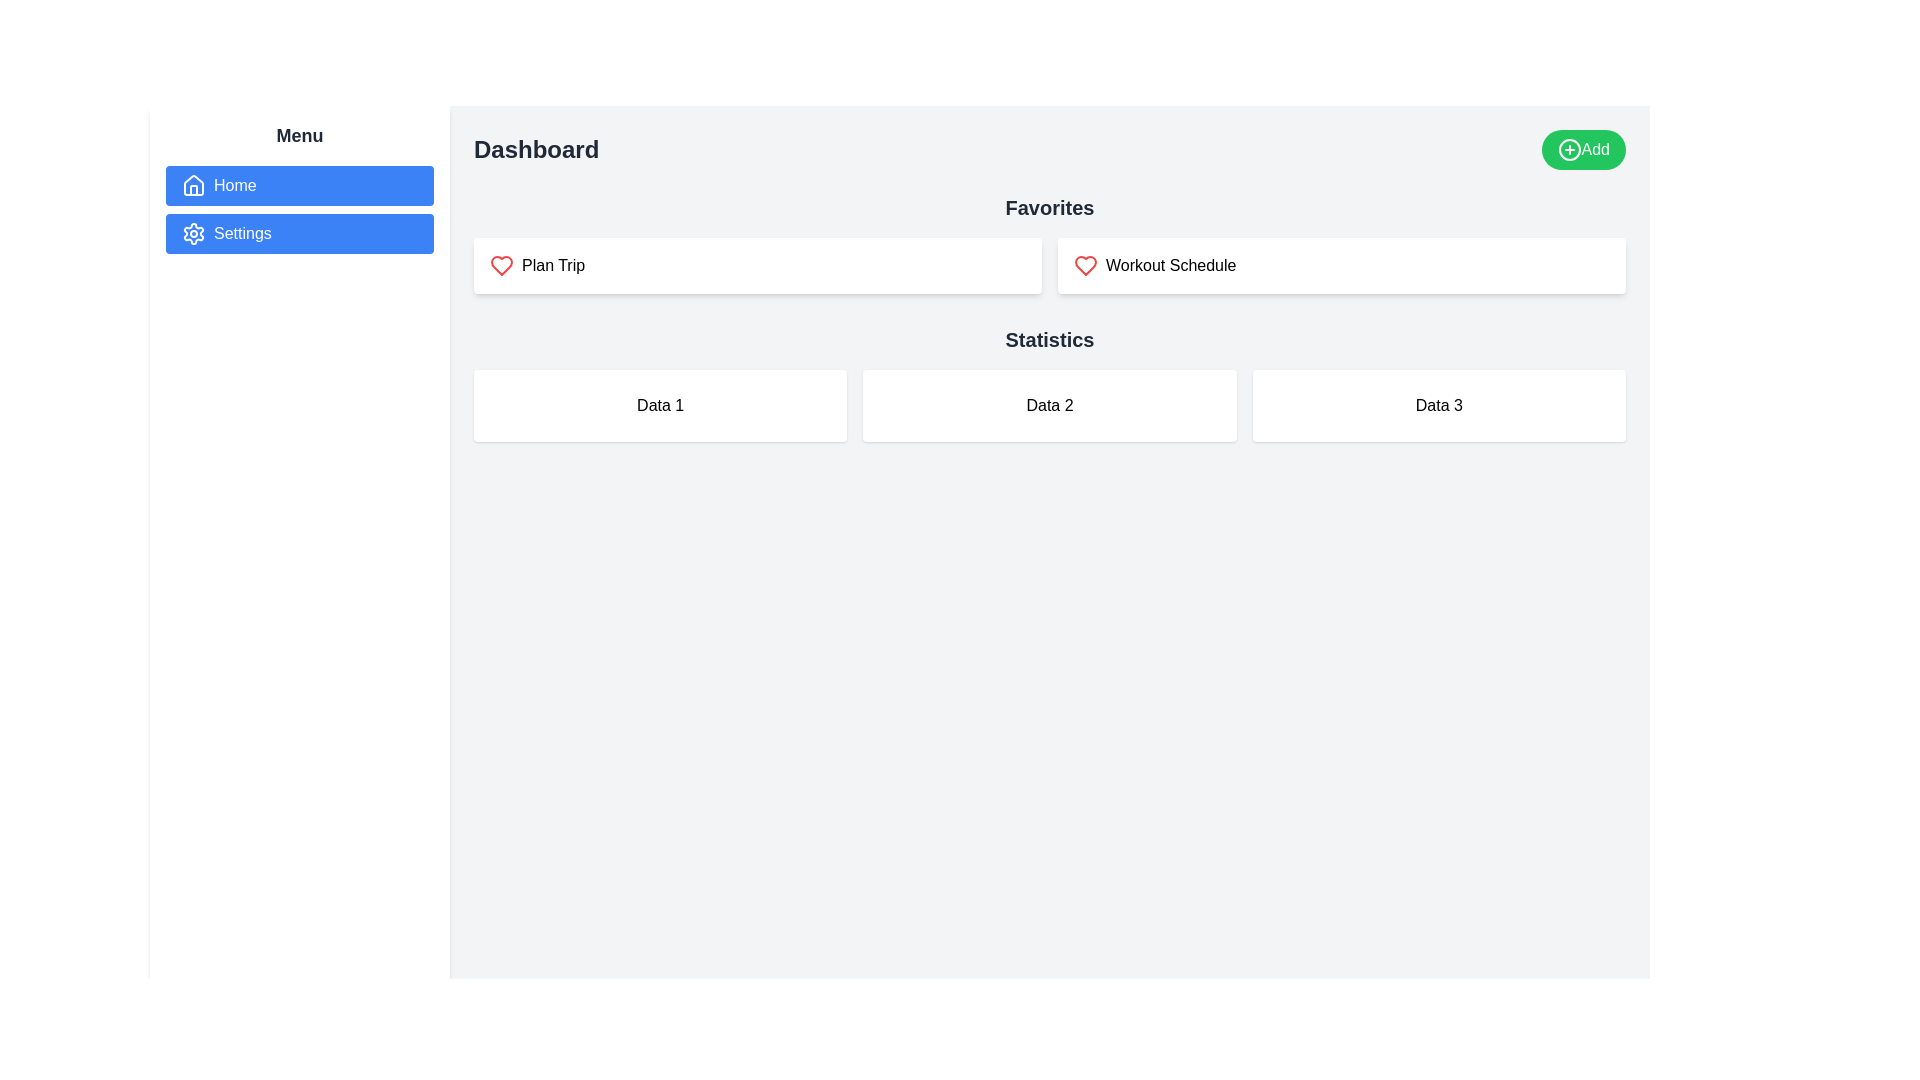 This screenshot has height=1080, width=1920. Describe the element at coordinates (1084, 265) in the screenshot. I see `the red heart icon in the Favorites section of the dashboard for keyboard interaction` at that location.